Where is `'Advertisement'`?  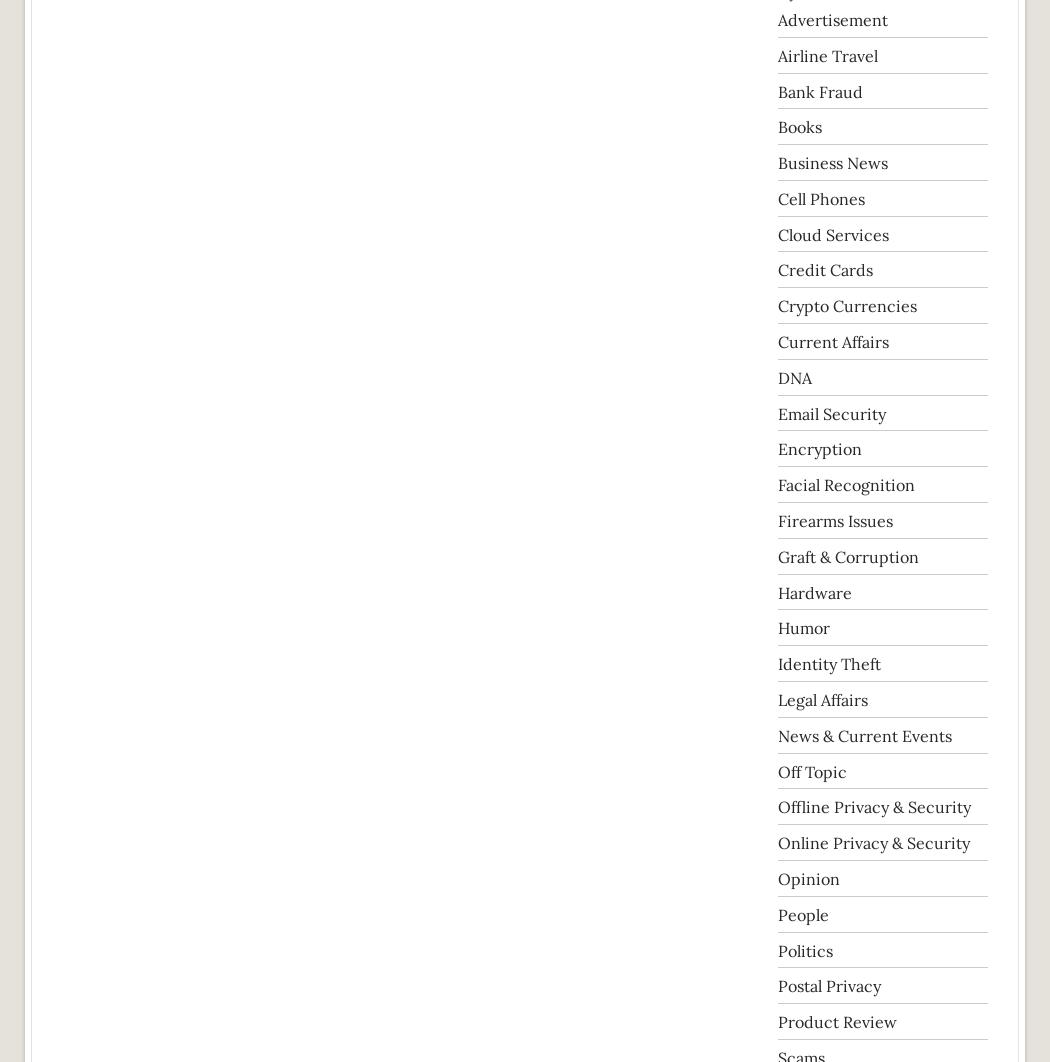
'Advertisement' is located at coordinates (832, 19).